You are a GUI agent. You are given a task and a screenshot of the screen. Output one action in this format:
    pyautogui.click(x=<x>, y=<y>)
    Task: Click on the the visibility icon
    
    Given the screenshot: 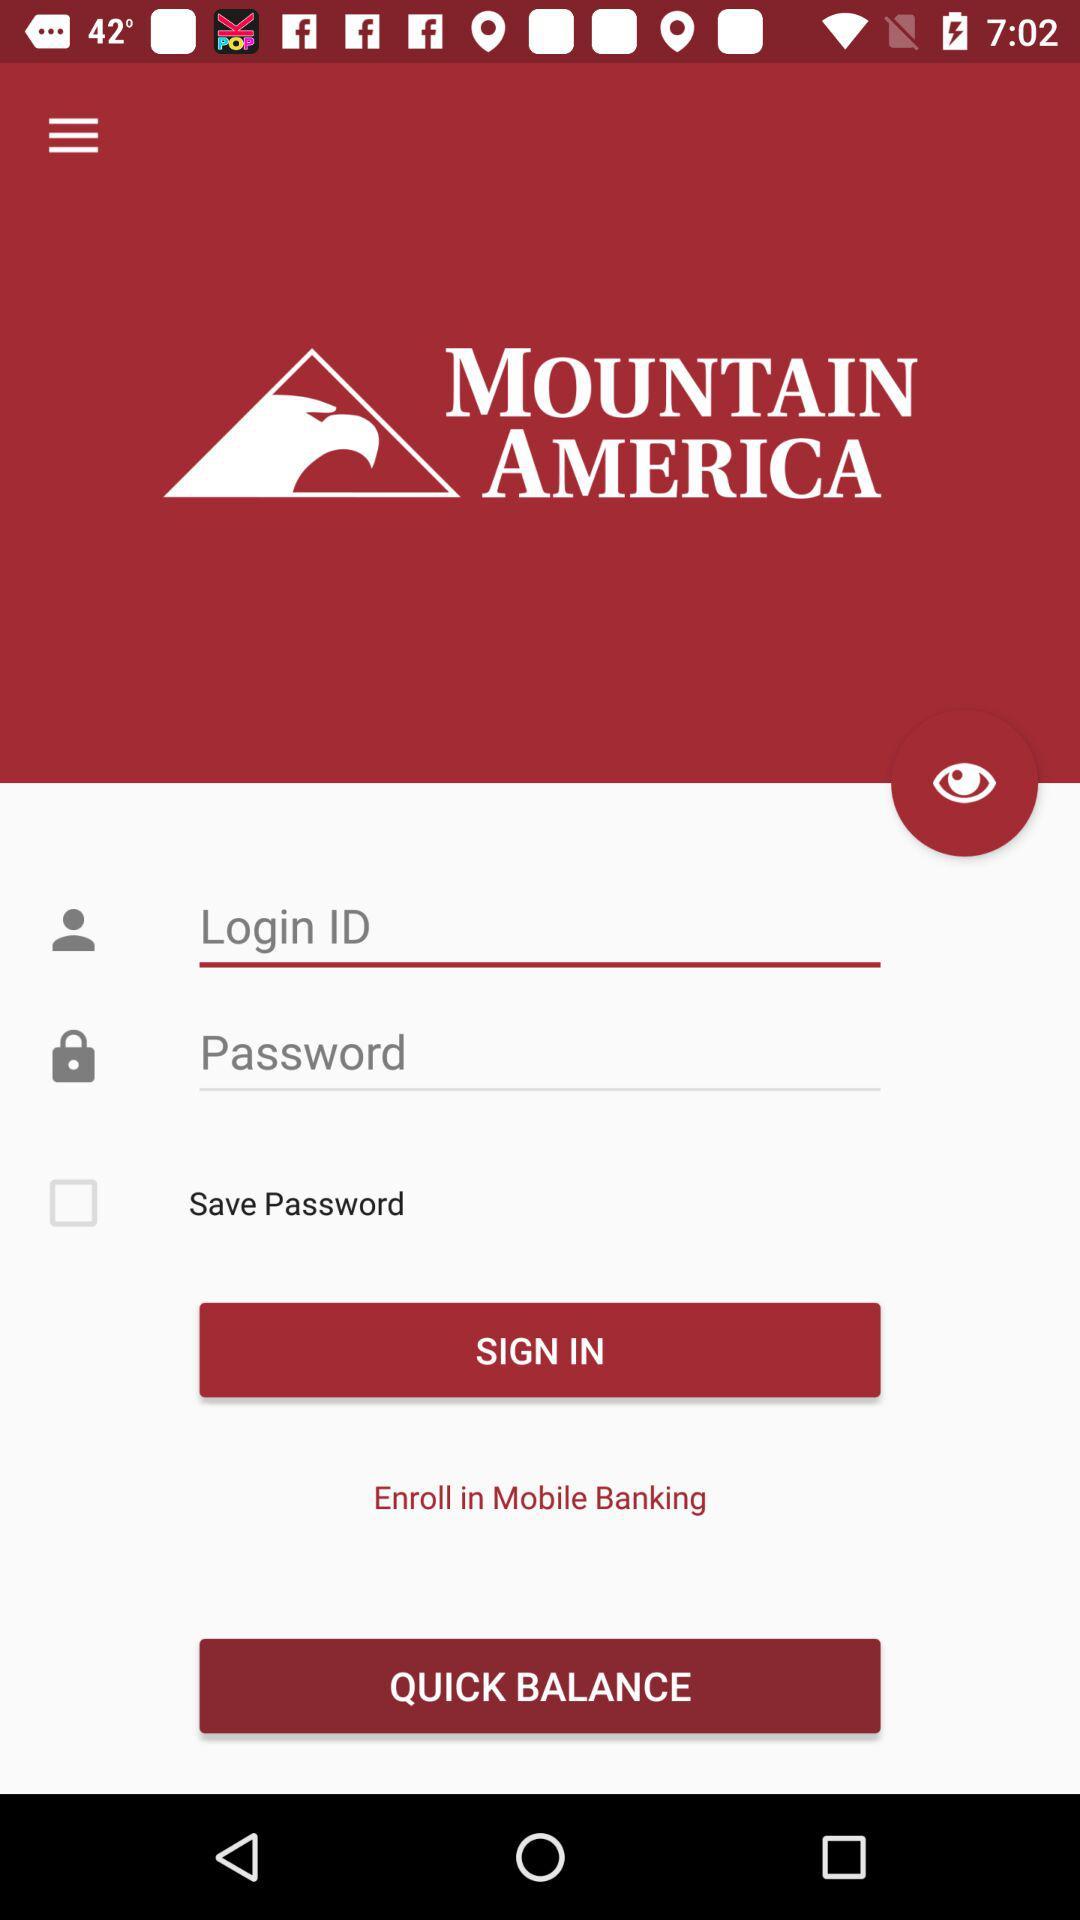 What is the action you would take?
    pyautogui.click(x=963, y=781)
    